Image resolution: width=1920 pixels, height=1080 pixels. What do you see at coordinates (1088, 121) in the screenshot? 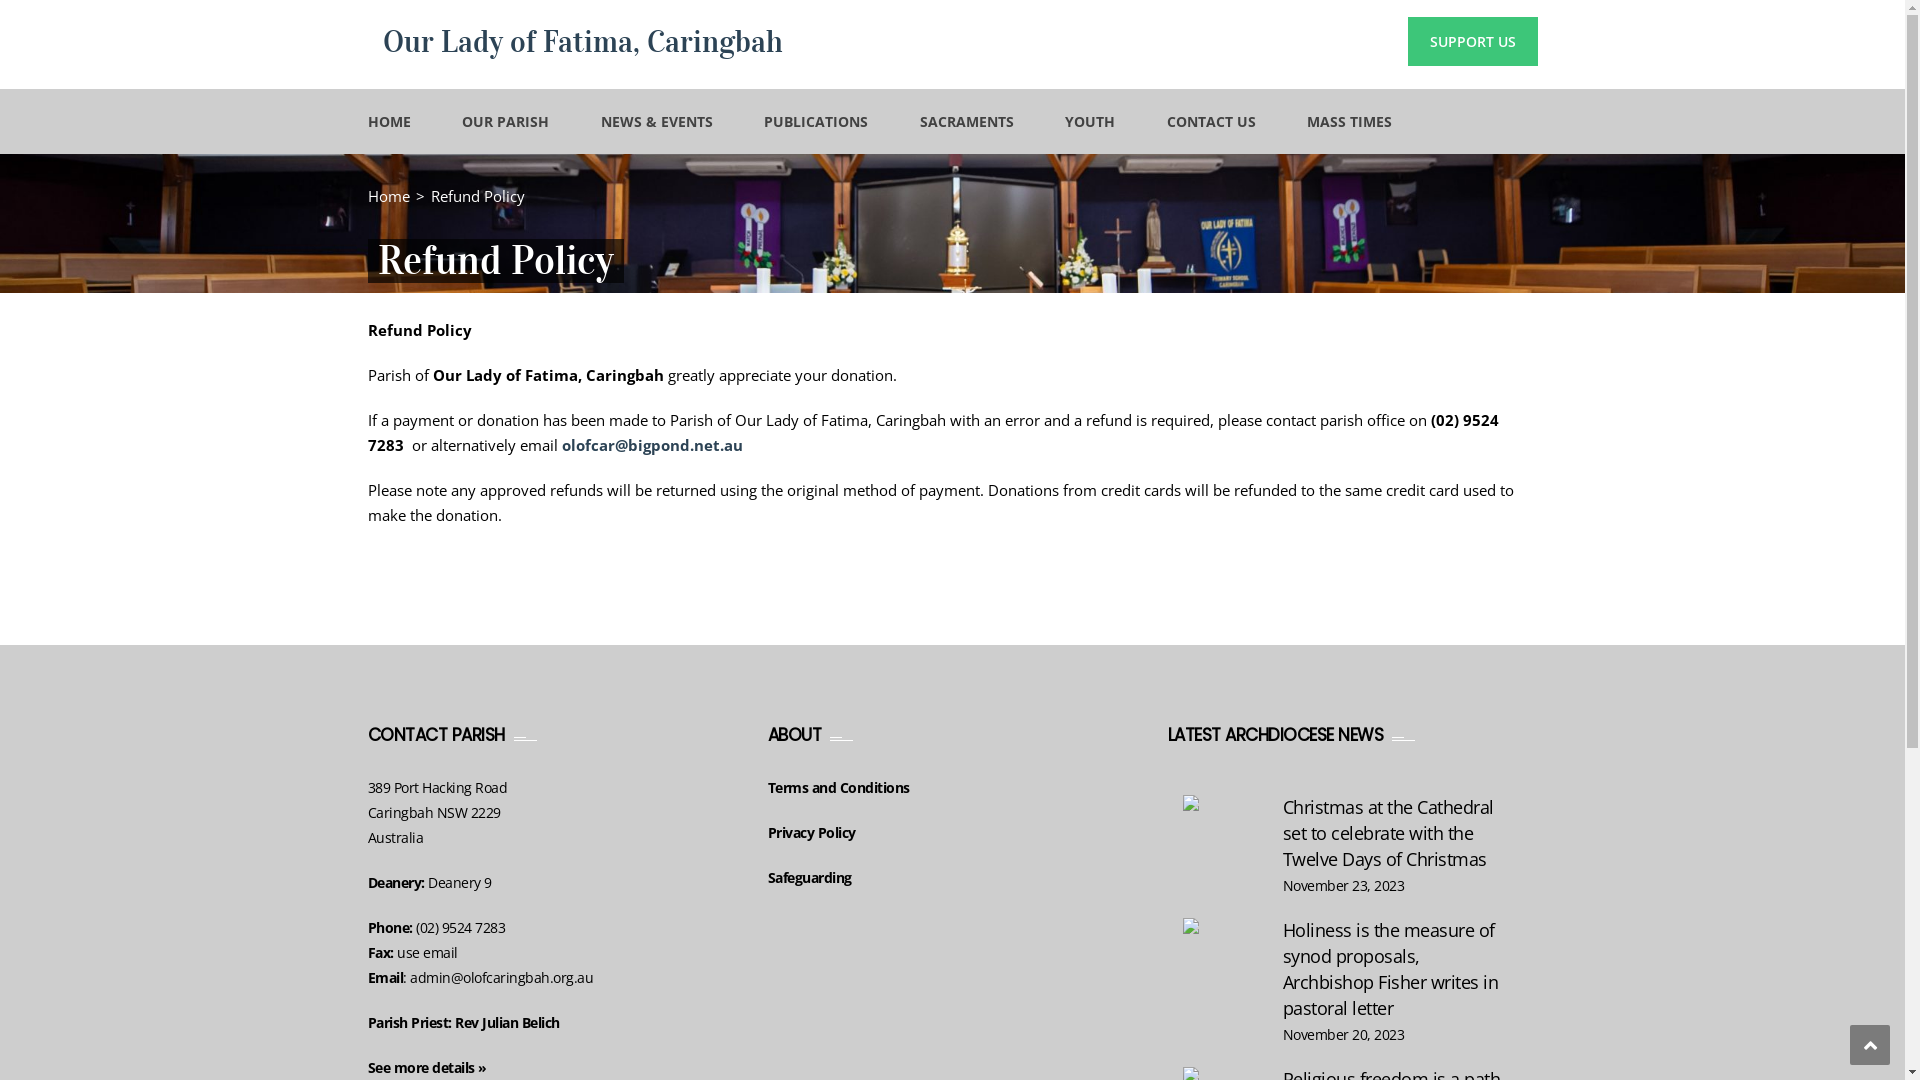
I see `'YOUTH'` at bounding box center [1088, 121].